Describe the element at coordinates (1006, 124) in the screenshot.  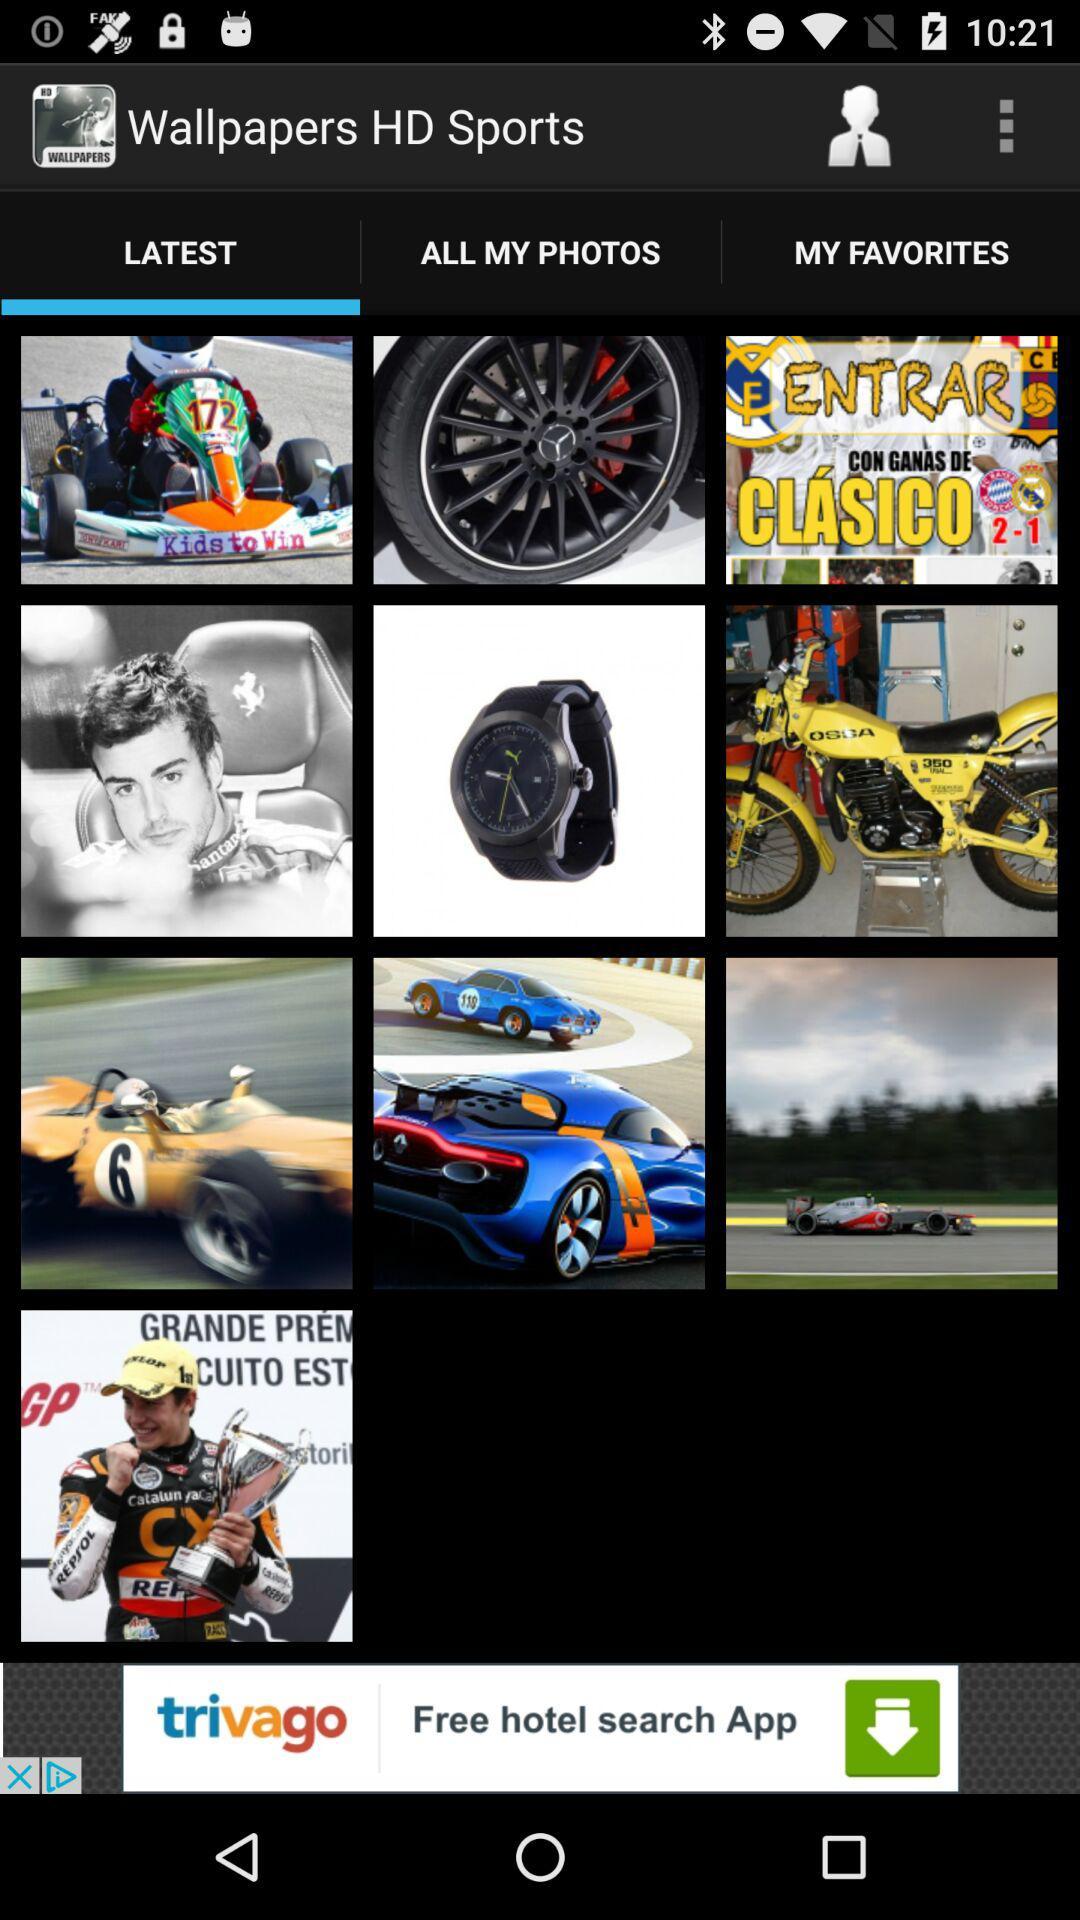
I see `options` at that location.